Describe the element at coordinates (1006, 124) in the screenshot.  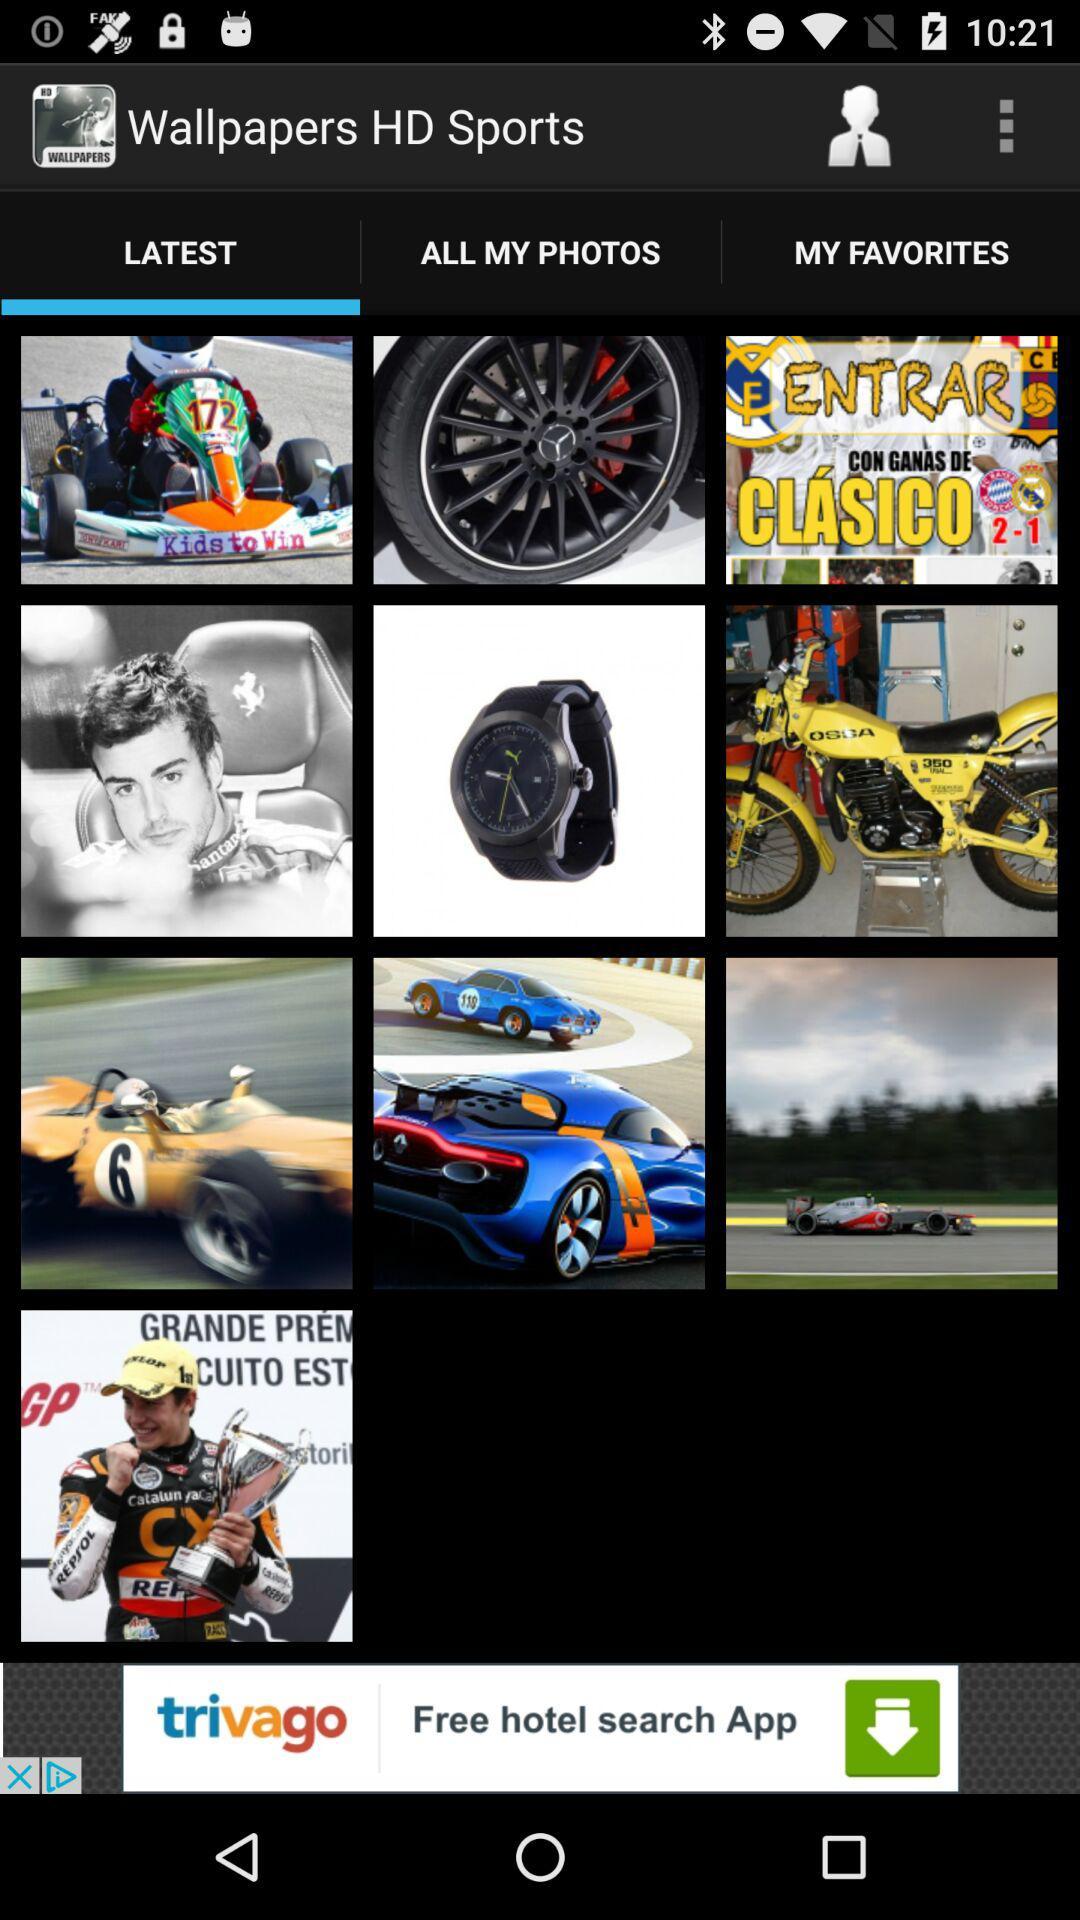
I see `options` at that location.